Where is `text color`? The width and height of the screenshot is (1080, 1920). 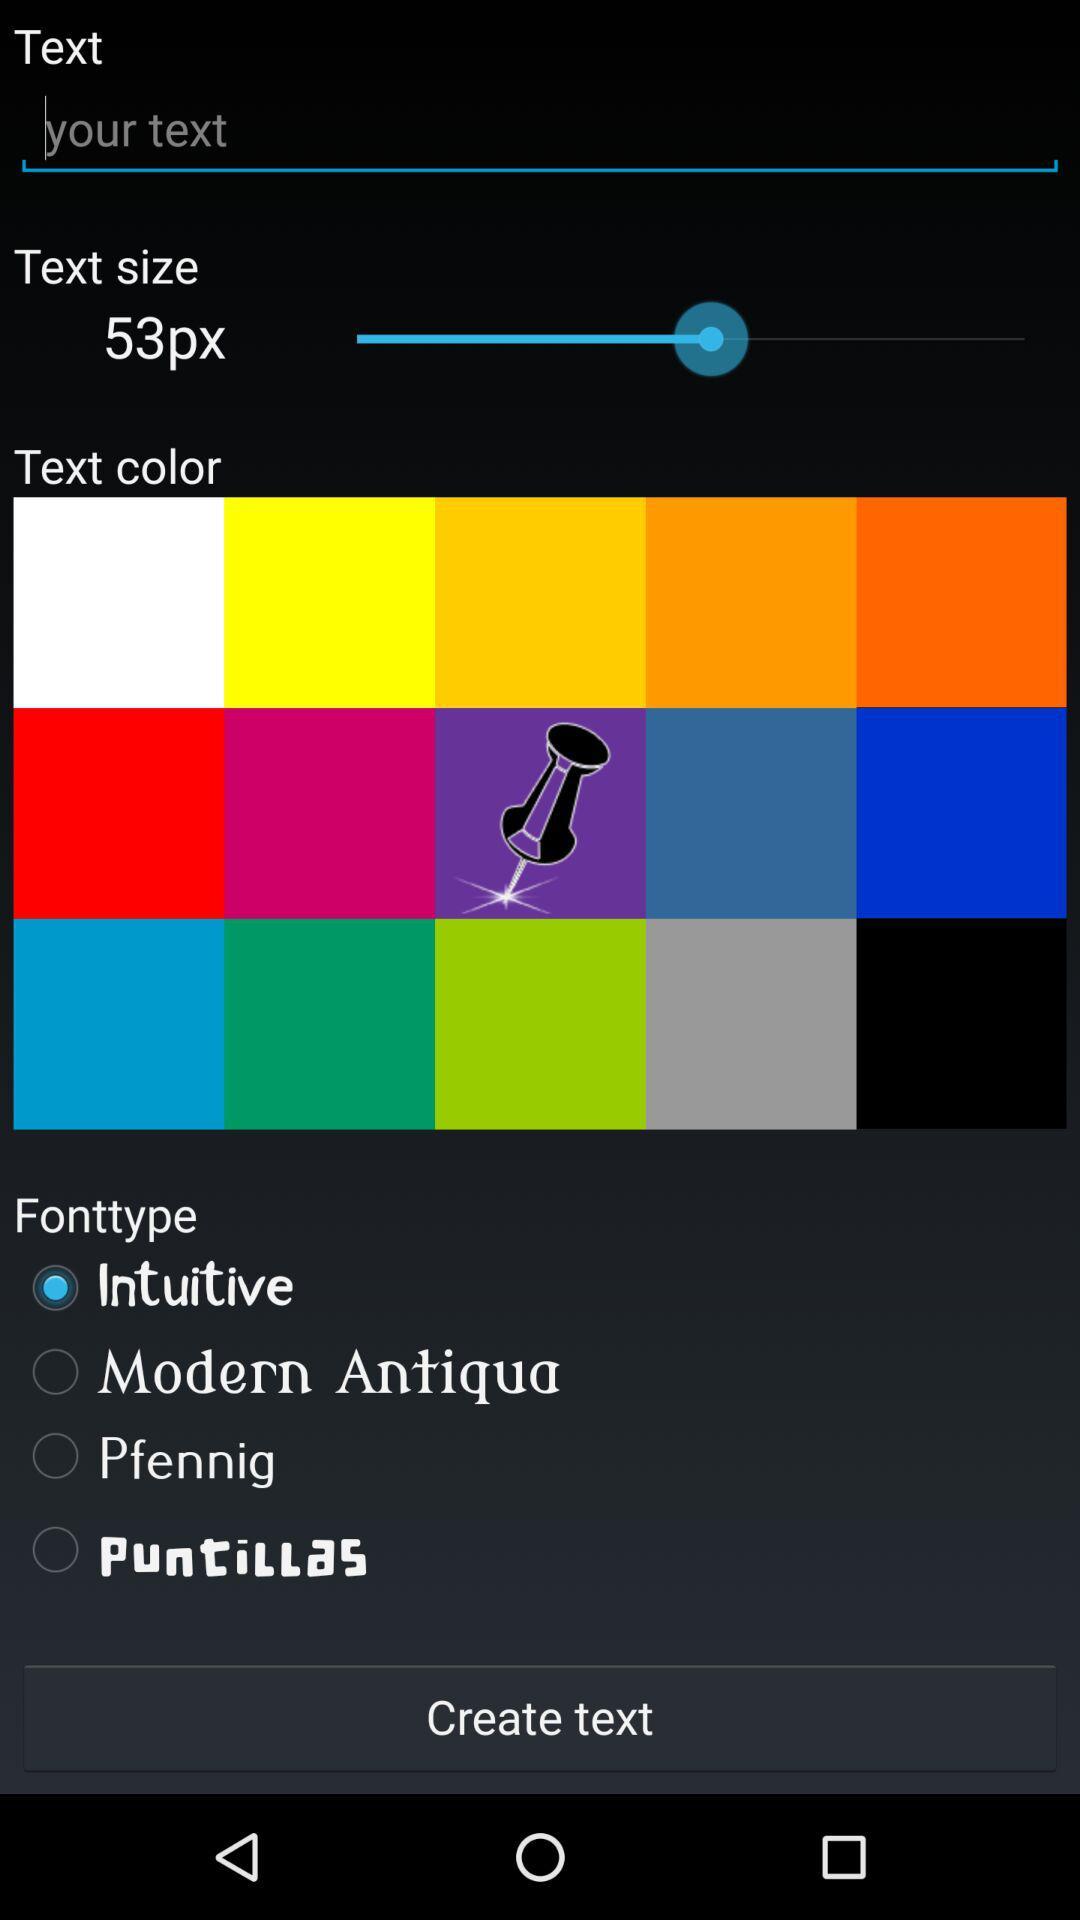 text color is located at coordinates (960, 1023).